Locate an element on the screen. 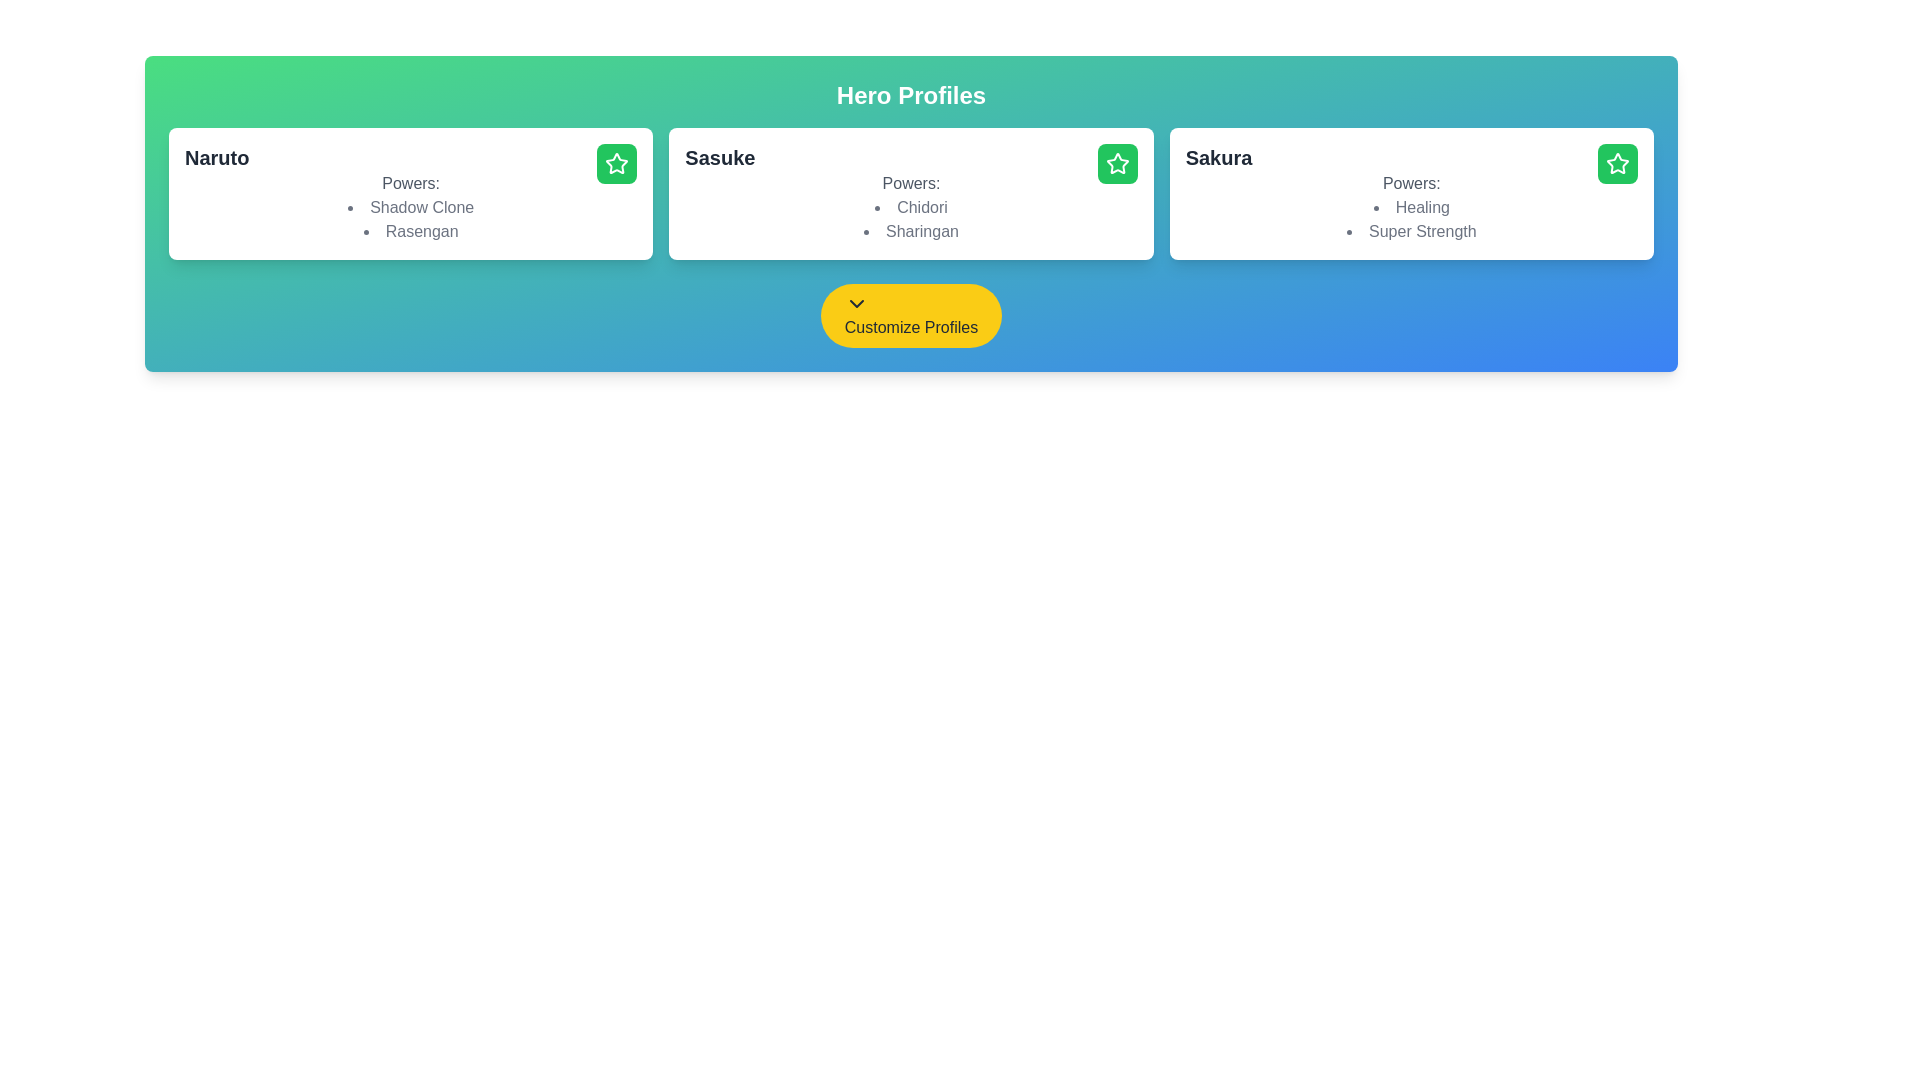 Image resolution: width=1920 pixels, height=1080 pixels. the leftmost icon of the yellow rounded button labeled 'Customize Profiles' is located at coordinates (856, 304).